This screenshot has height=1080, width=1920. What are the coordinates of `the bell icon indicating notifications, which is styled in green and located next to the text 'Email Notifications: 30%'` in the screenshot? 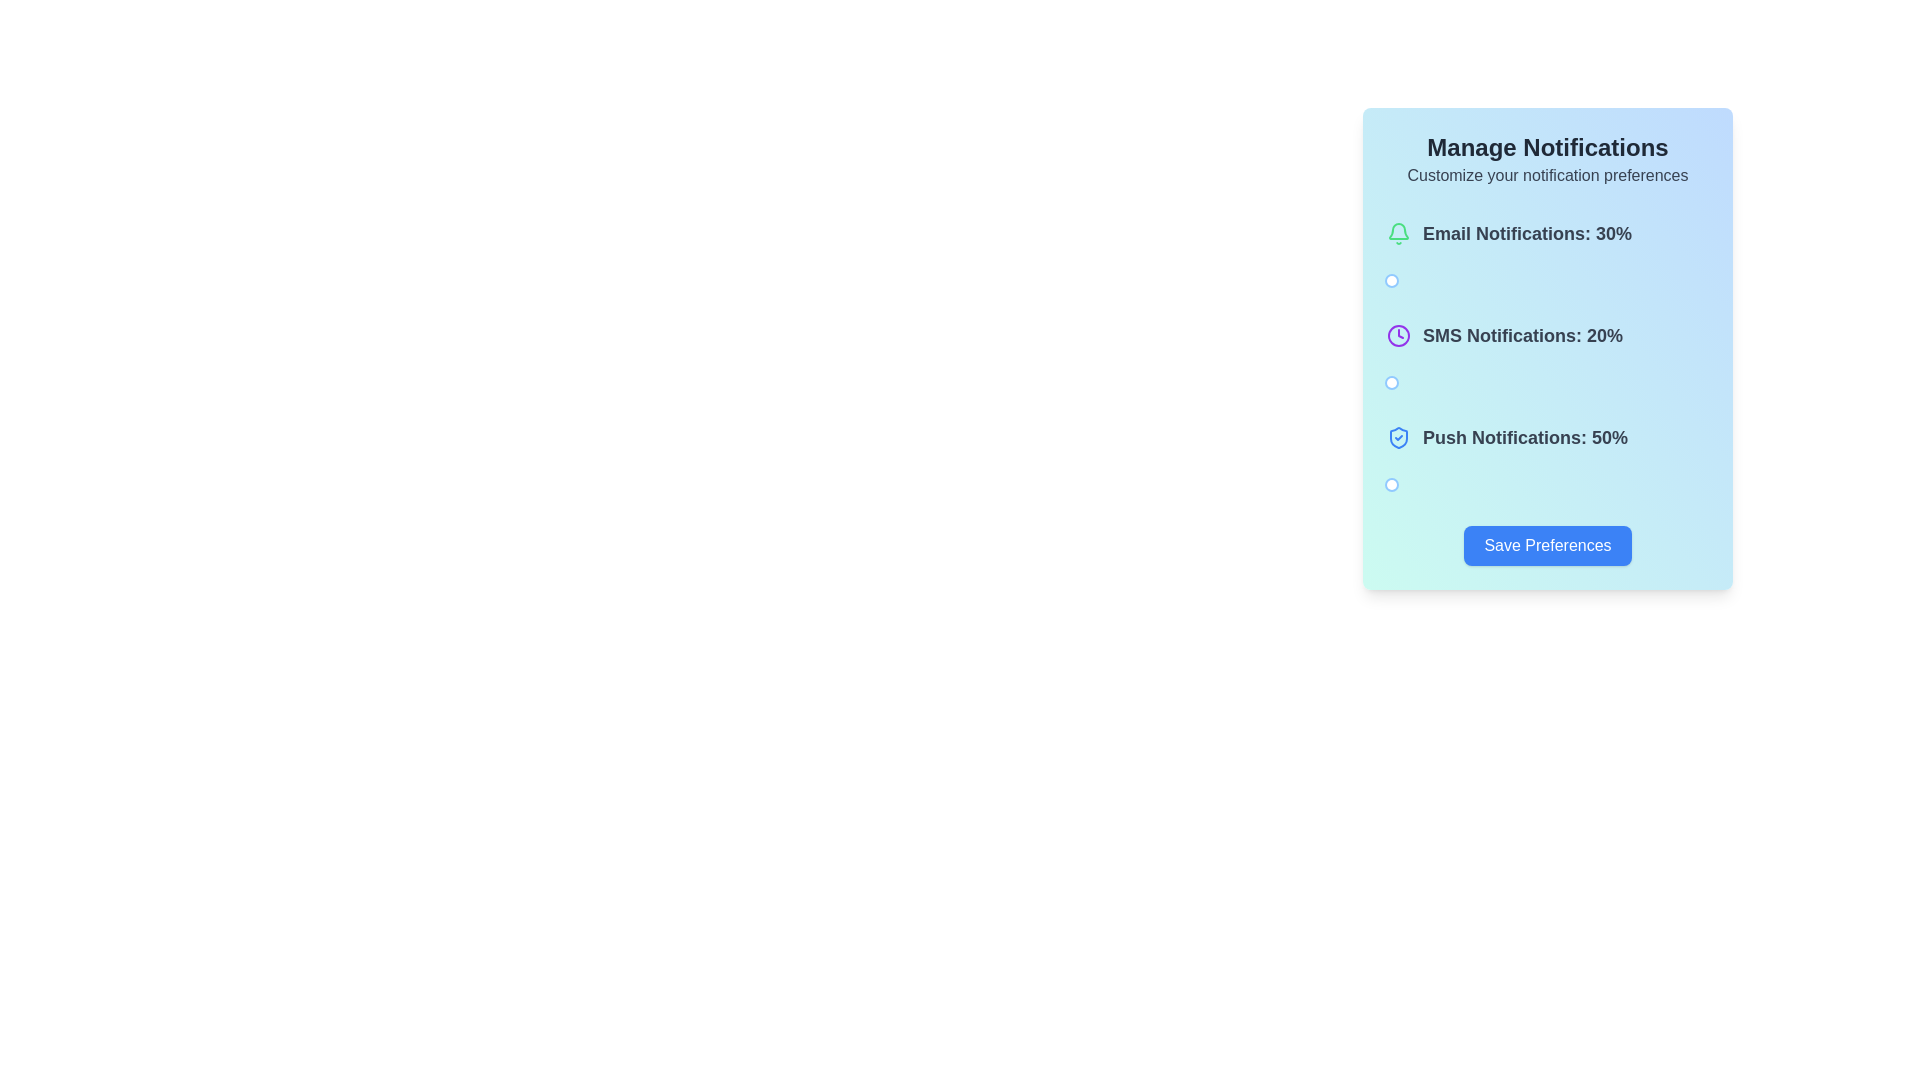 It's located at (1397, 233).